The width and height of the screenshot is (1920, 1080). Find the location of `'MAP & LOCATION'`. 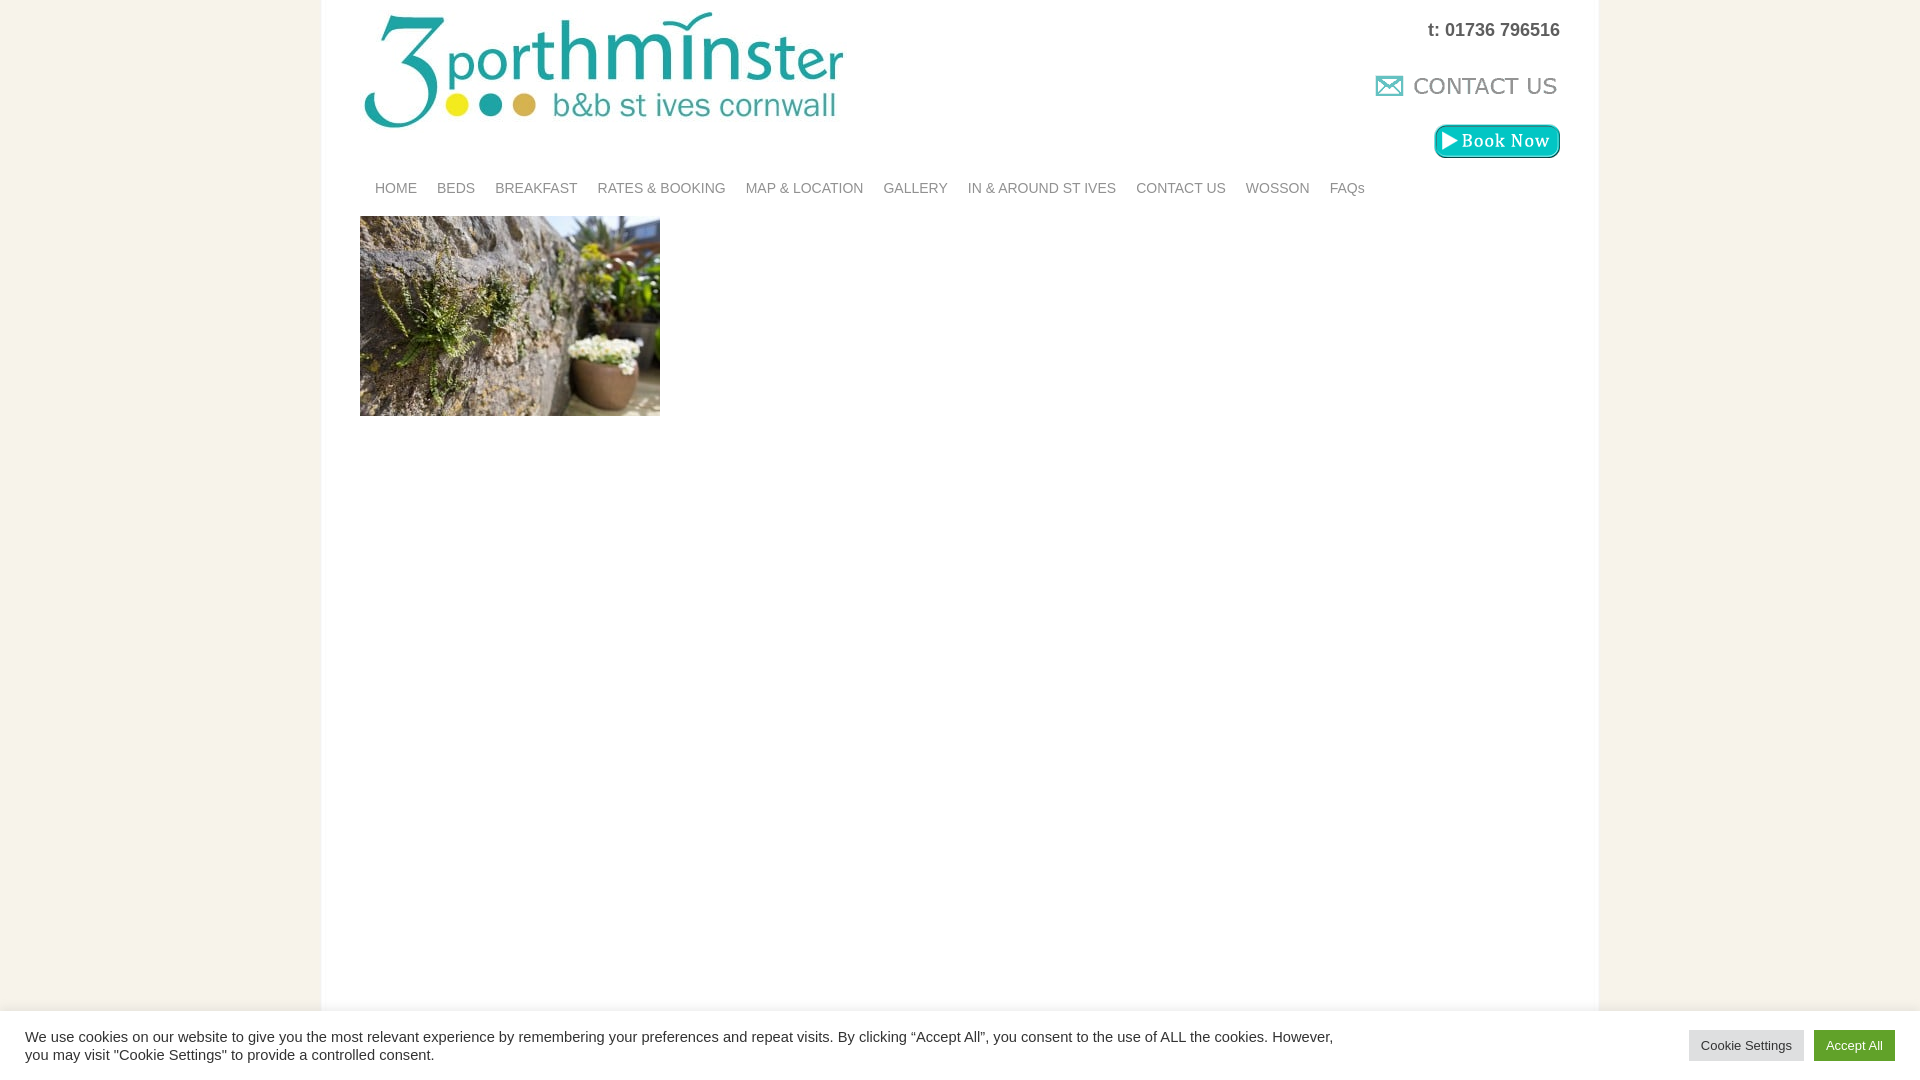

'MAP & LOCATION' is located at coordinates (805, 188).